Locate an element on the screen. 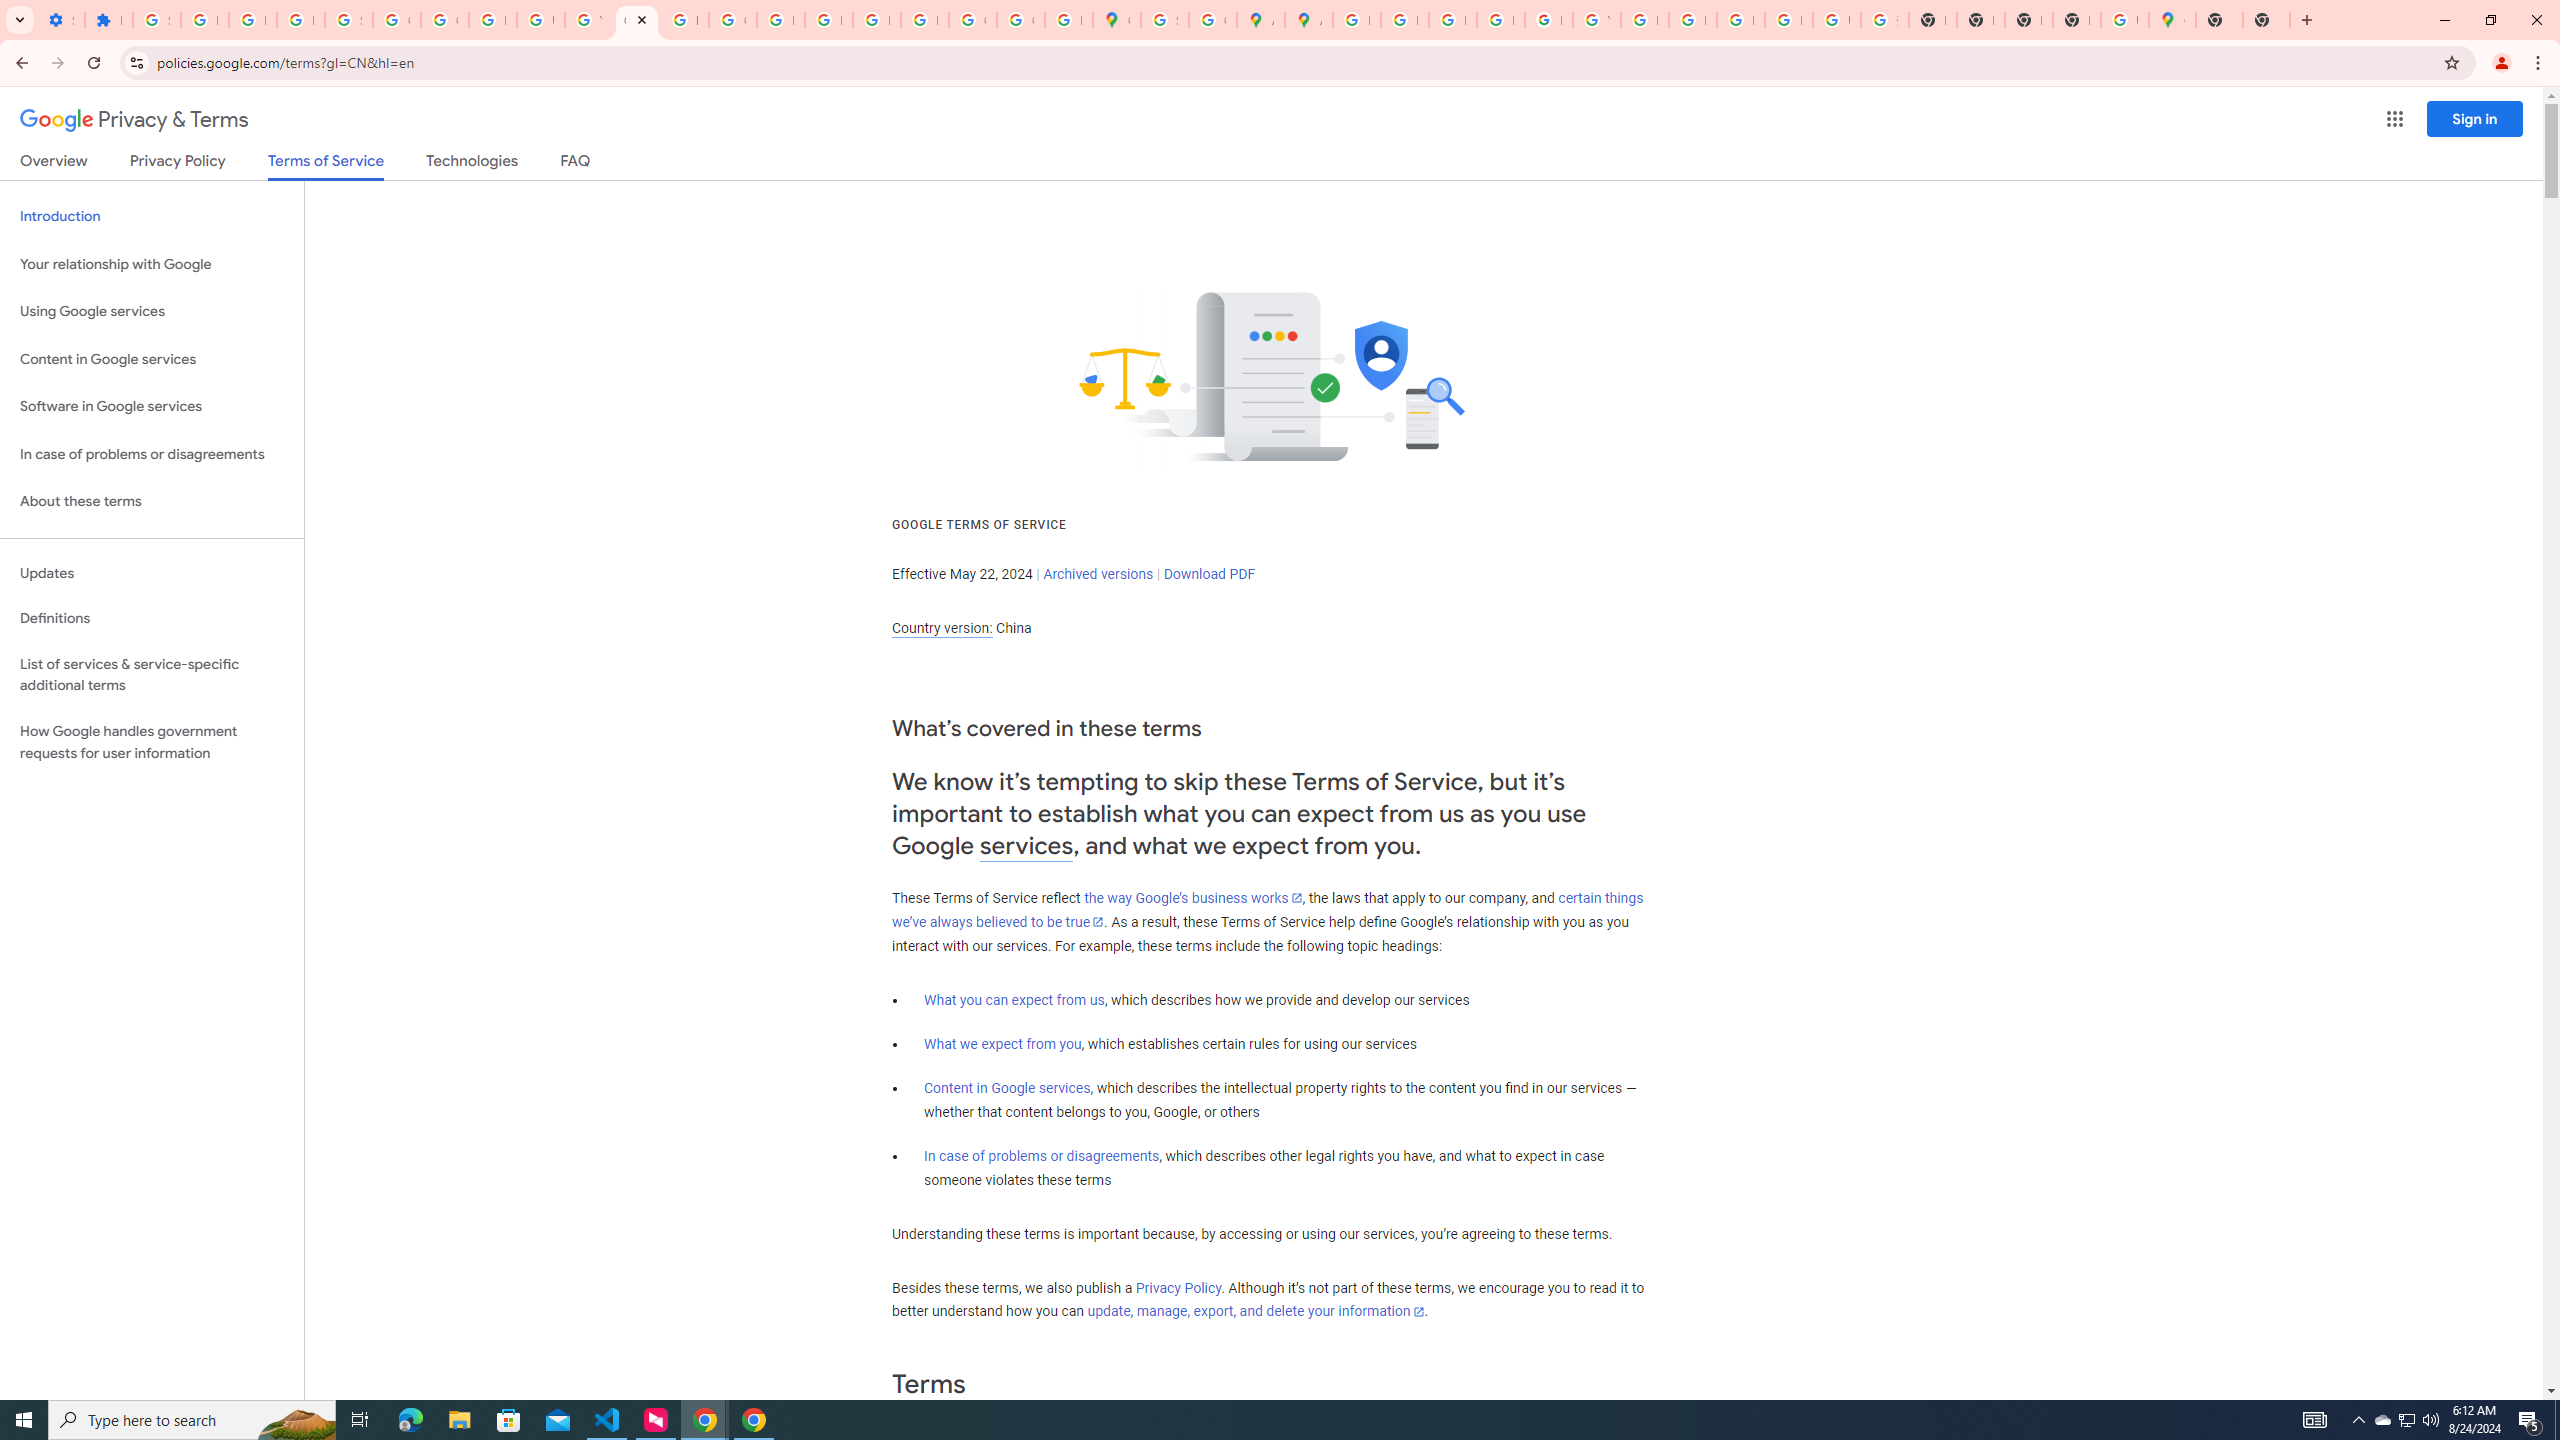 This screenshot has width=2560, height=1440. 'Use Google Maps in Space - Google Maps Help' is located at coordinates (2123, 19).